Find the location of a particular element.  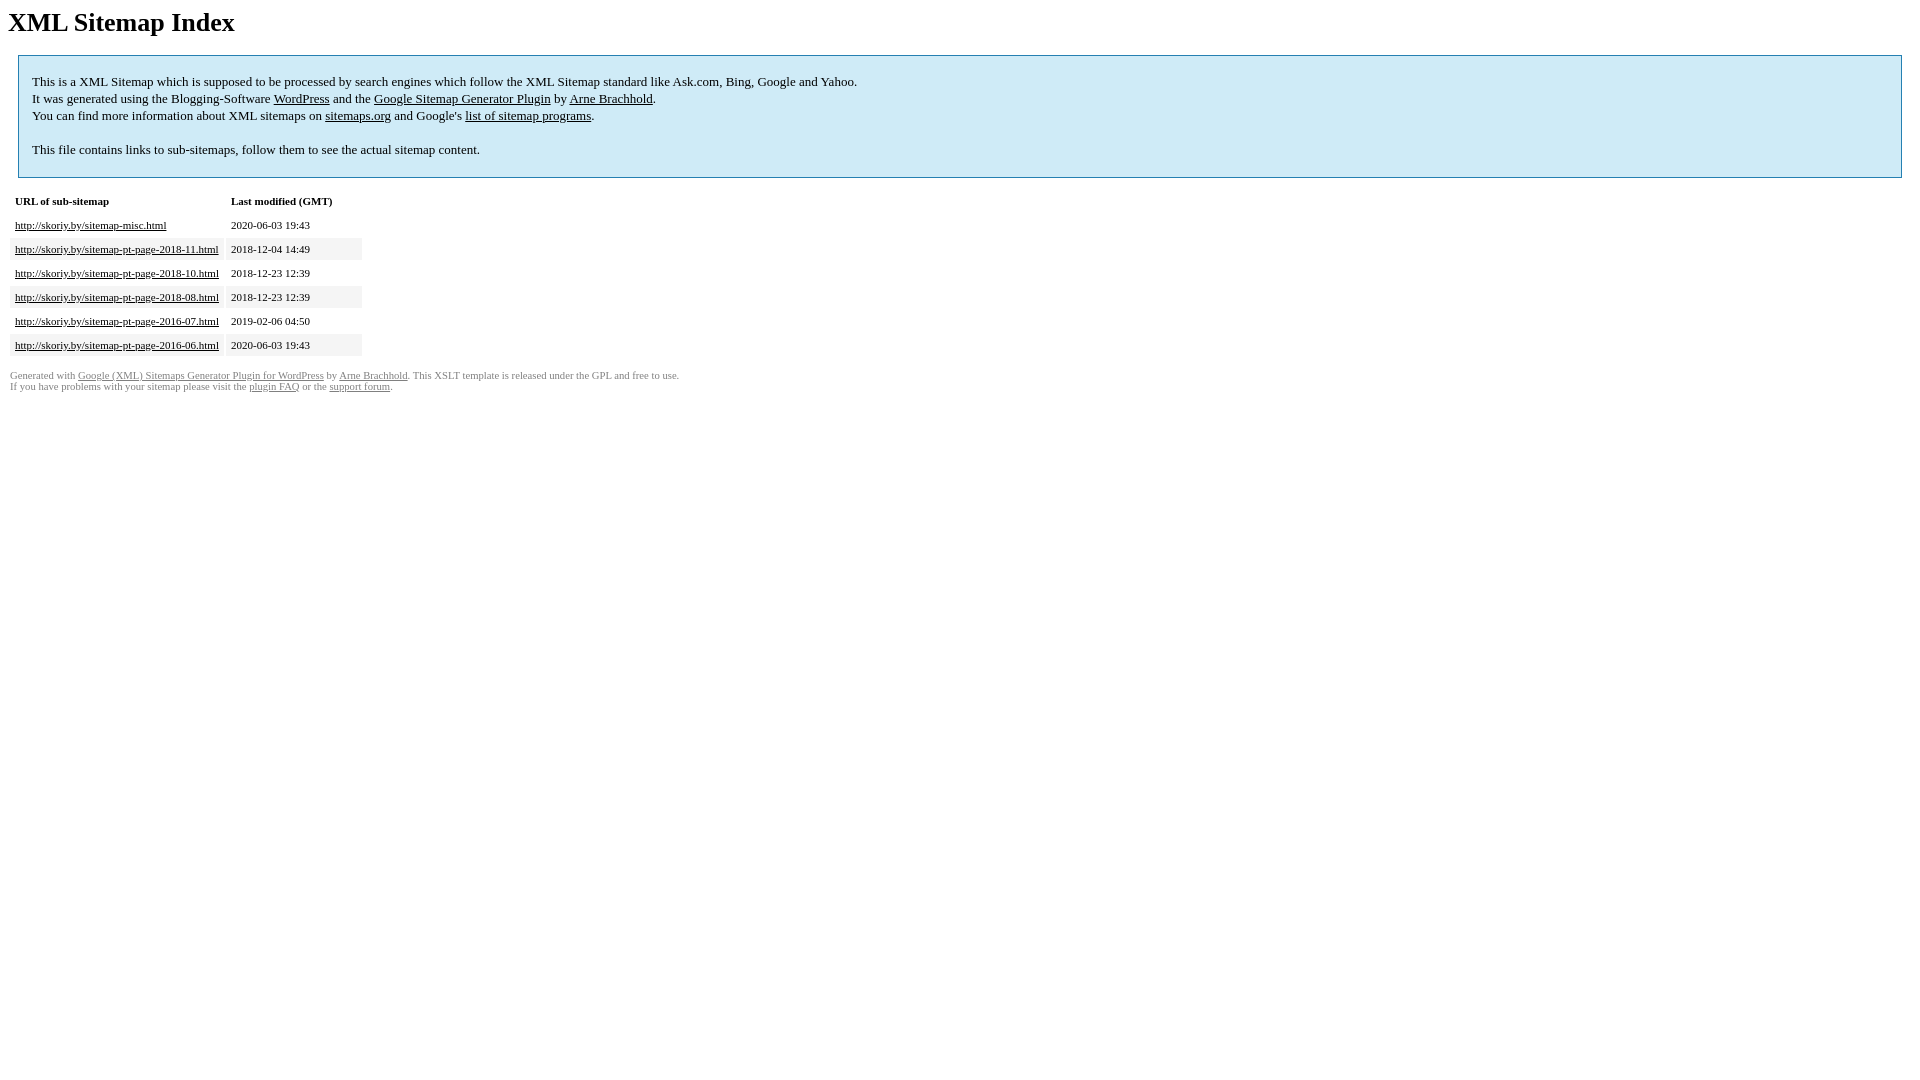

'sitemaps.org' is located at coordinates (358, 115).